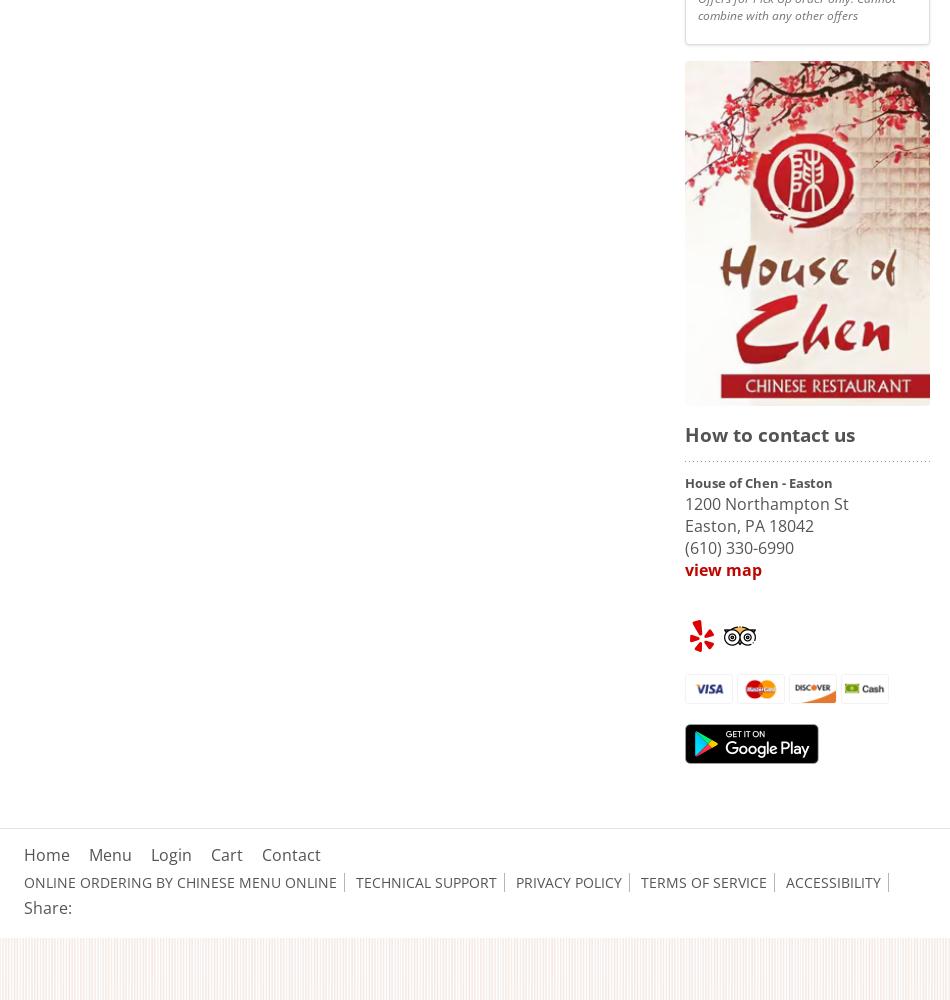  What do you see at coordinates (832, 882) in the screenshot?
I see `'Accessibility'` at bounding box center [832, 882].